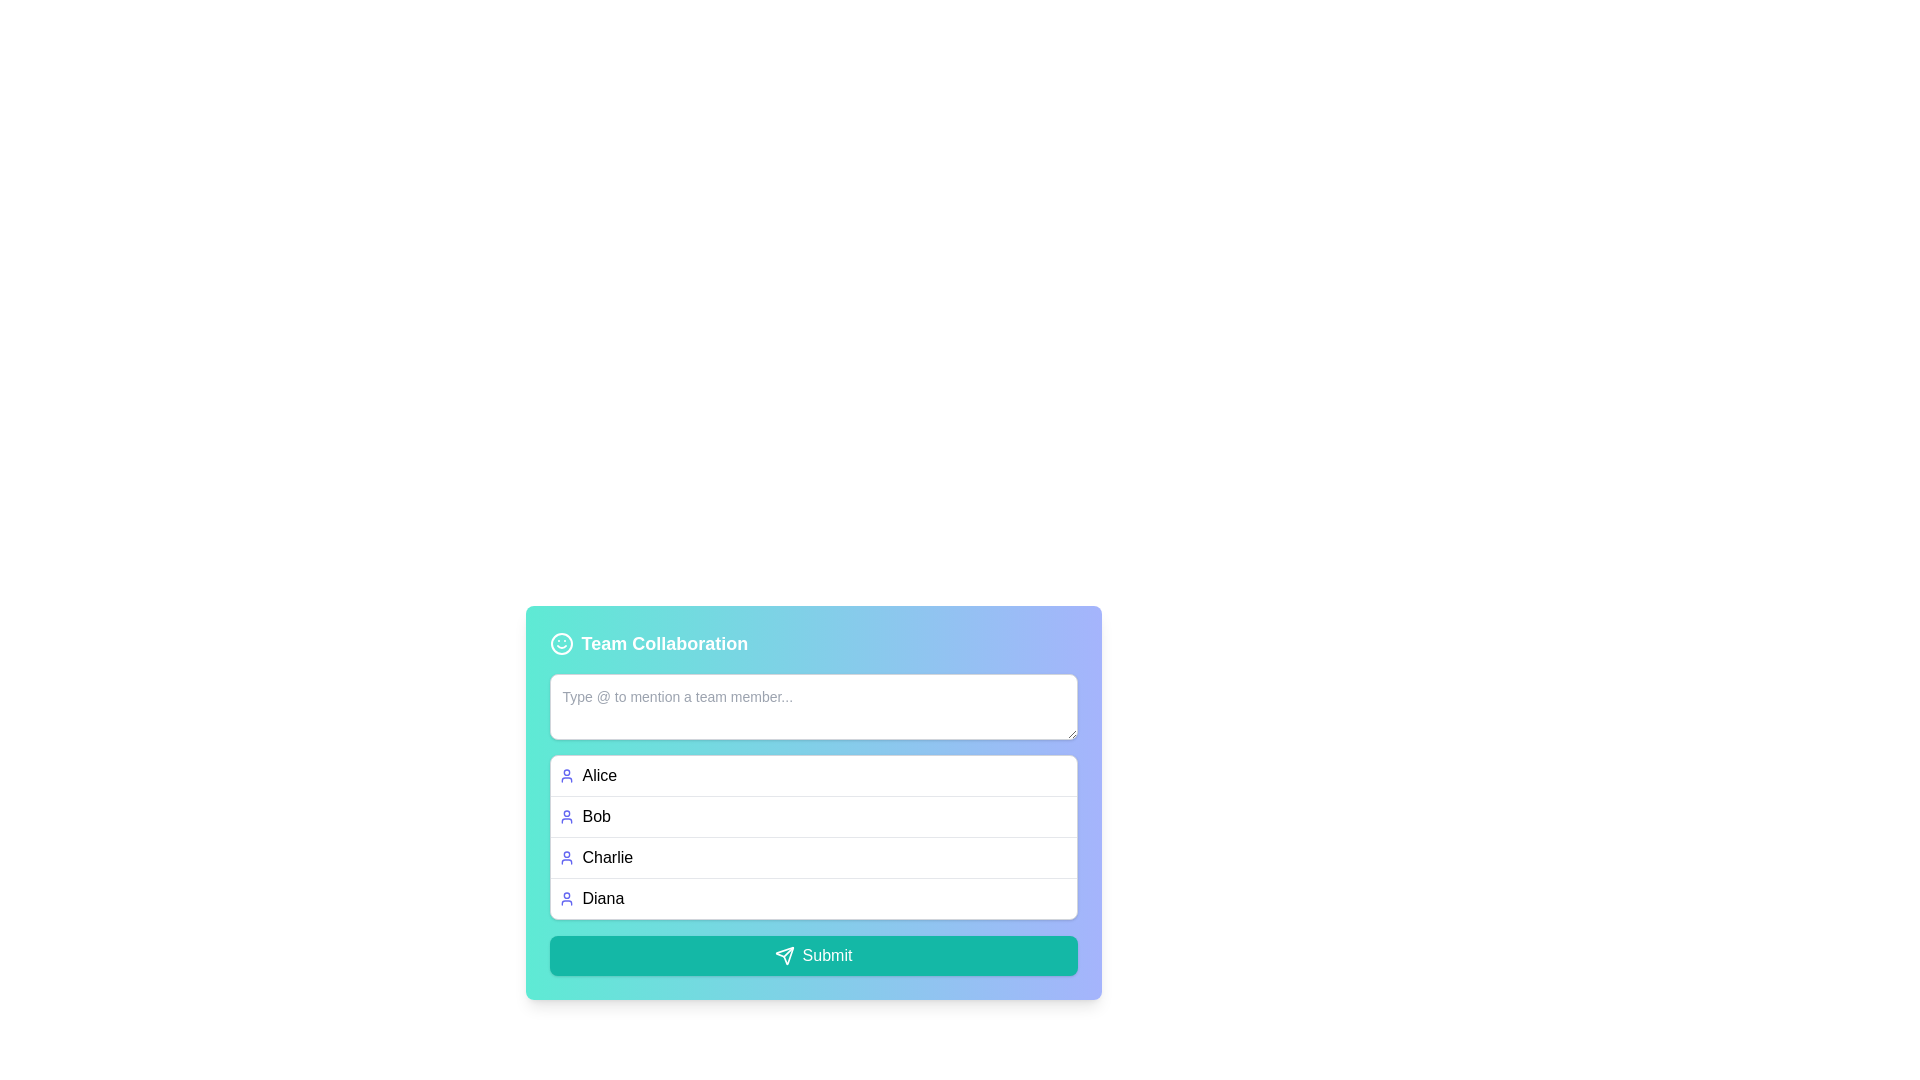  I want to click on the 'Submit' button which contains the decorative icon for form submission, located at the bottom of the form, so click(783, 955).